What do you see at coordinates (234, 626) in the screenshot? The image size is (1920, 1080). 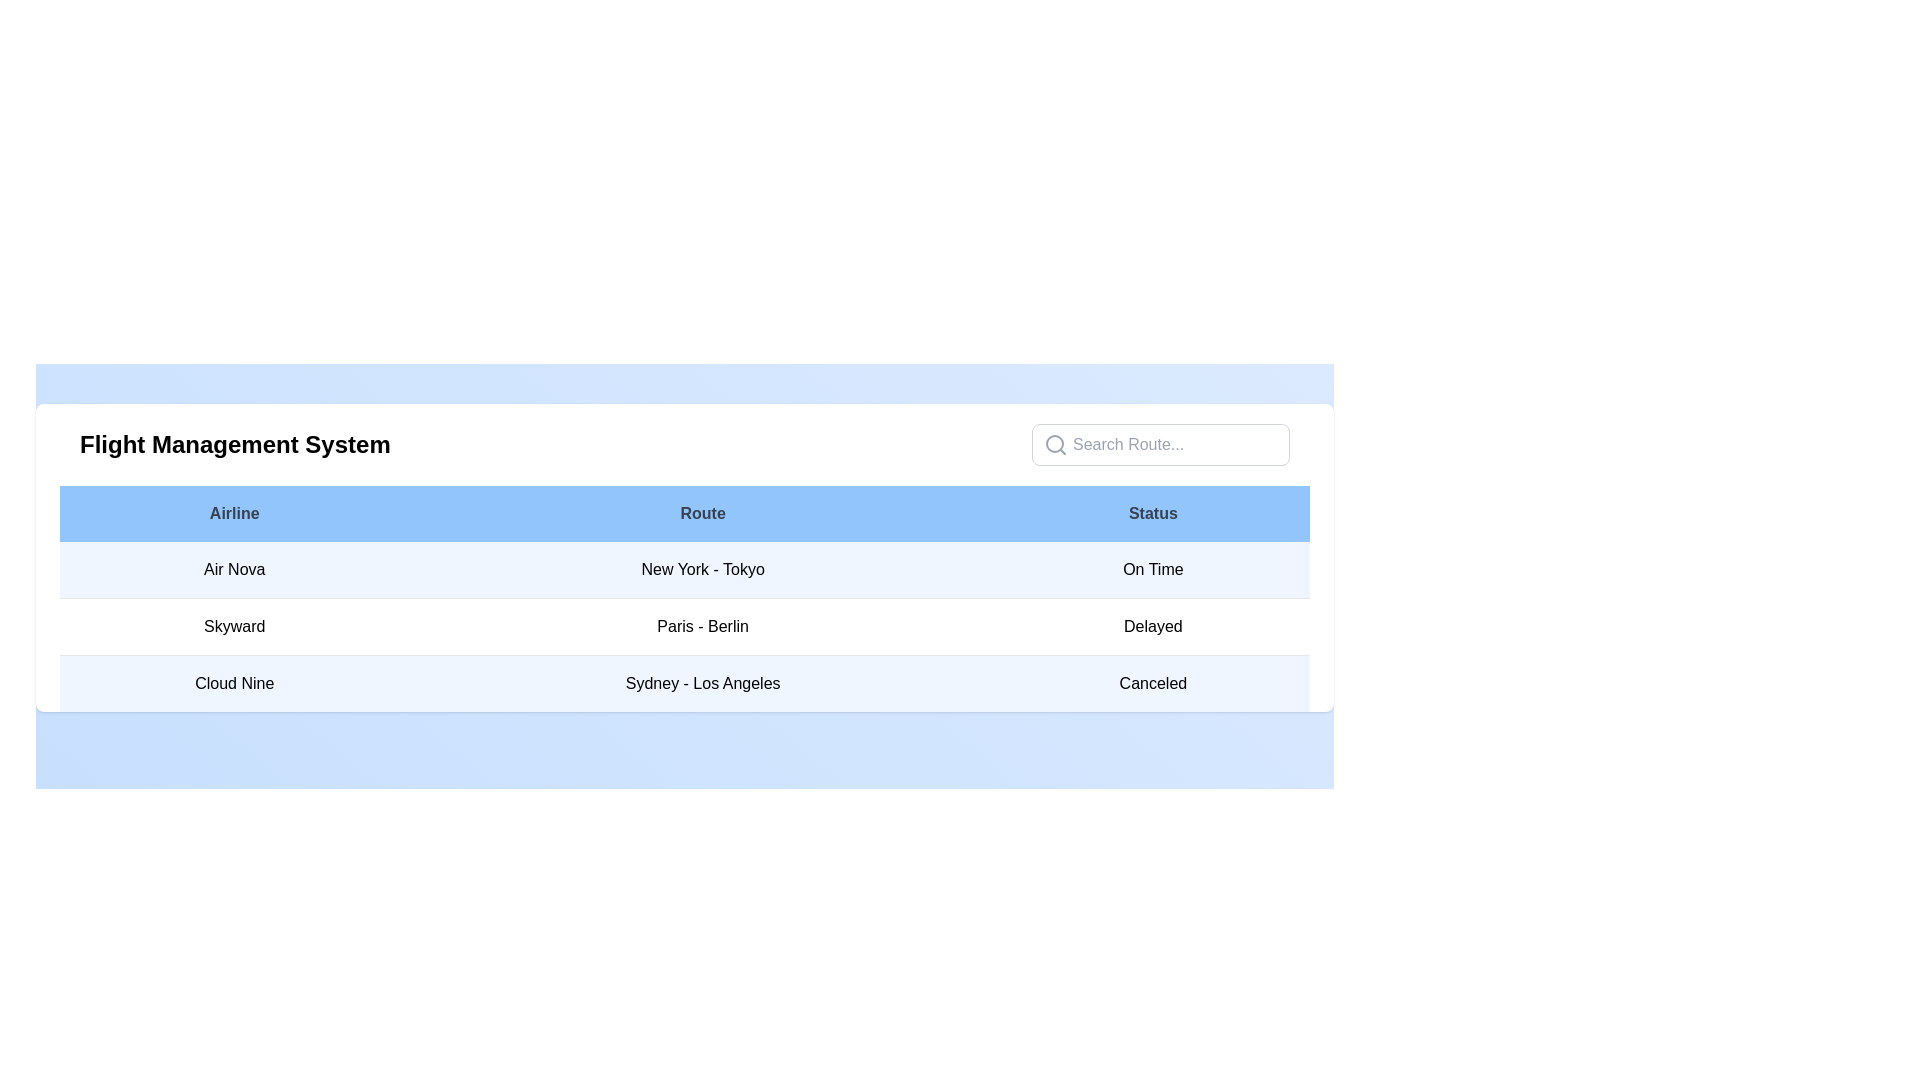 I see `the Text label representing the airline name located in the second row of the 'Airline' column, which identifies a specific airline within the flight details table` at bounding box center [234, 626].